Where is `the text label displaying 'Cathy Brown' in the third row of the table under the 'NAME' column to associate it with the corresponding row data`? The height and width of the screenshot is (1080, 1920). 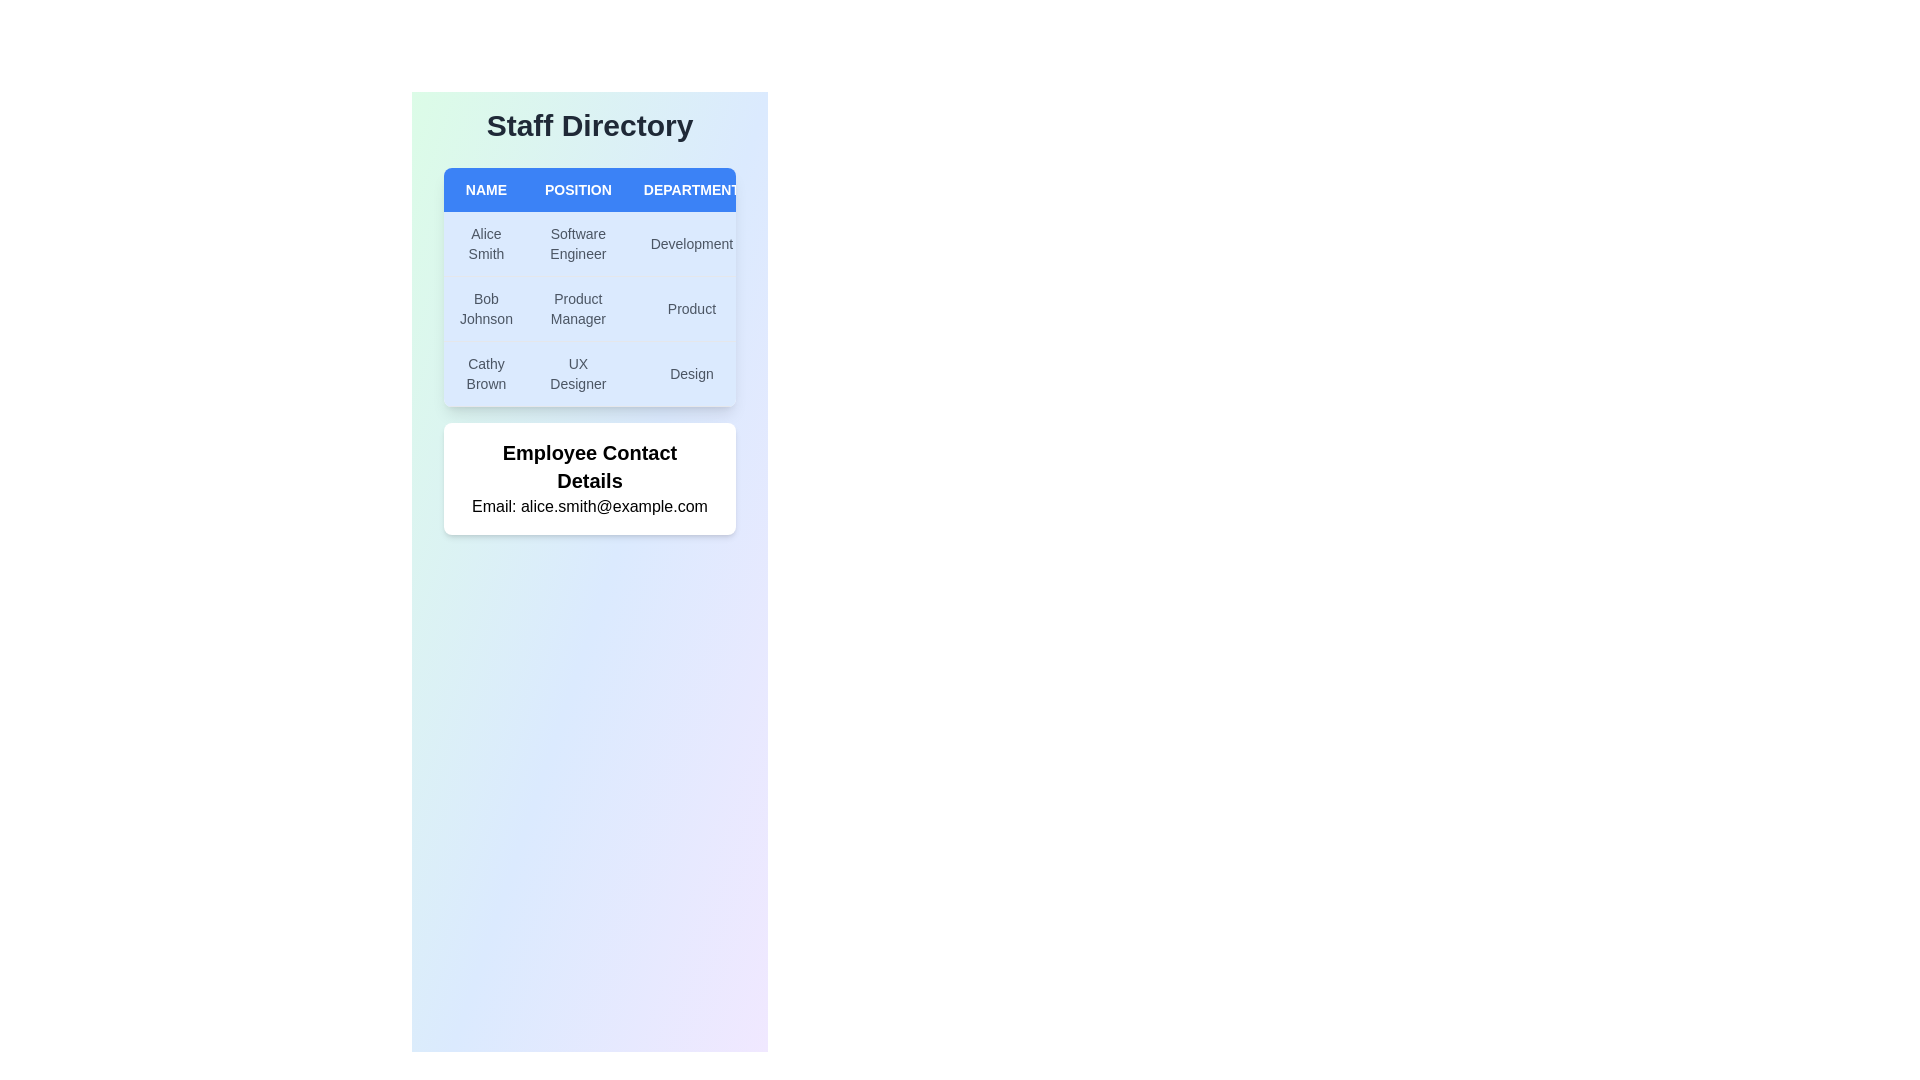
the text label displaying 'Cathy Brown' in the third row of the table under the 'NAME' column to associate it with the corresponding row data is located at coordinates (486, 374).